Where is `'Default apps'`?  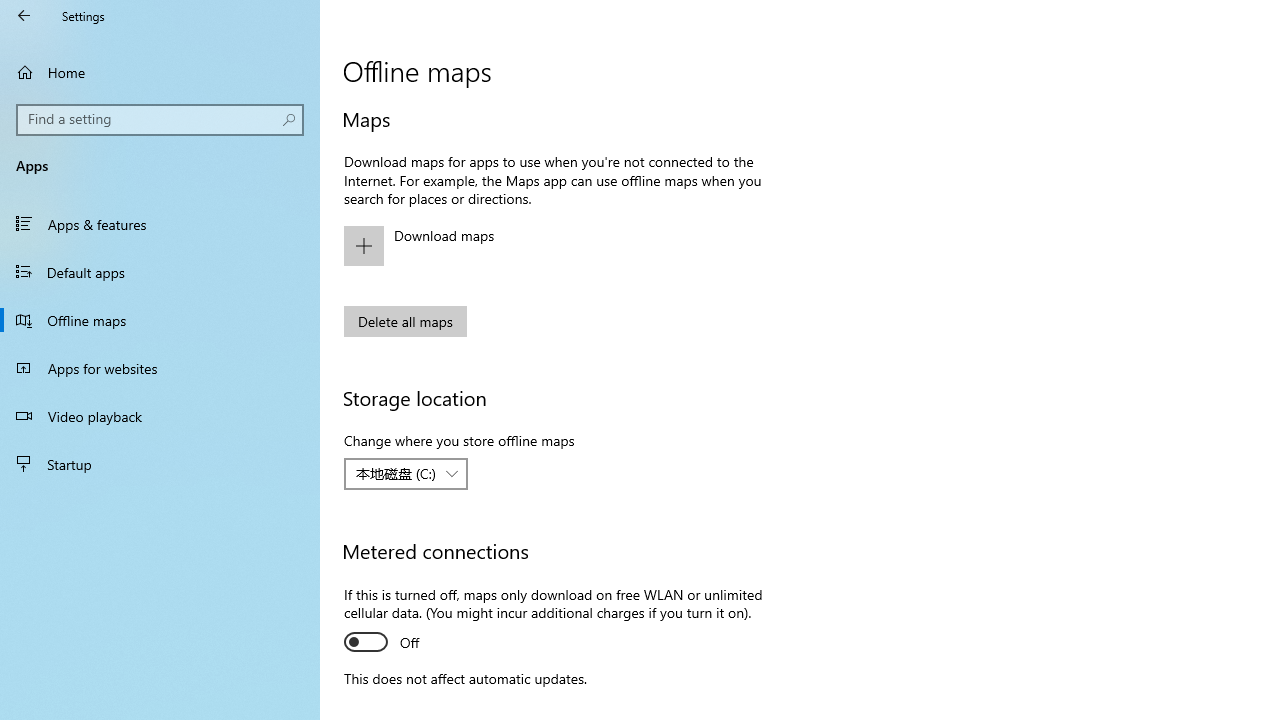
'Default apps' is located at coordinates (160, 271).